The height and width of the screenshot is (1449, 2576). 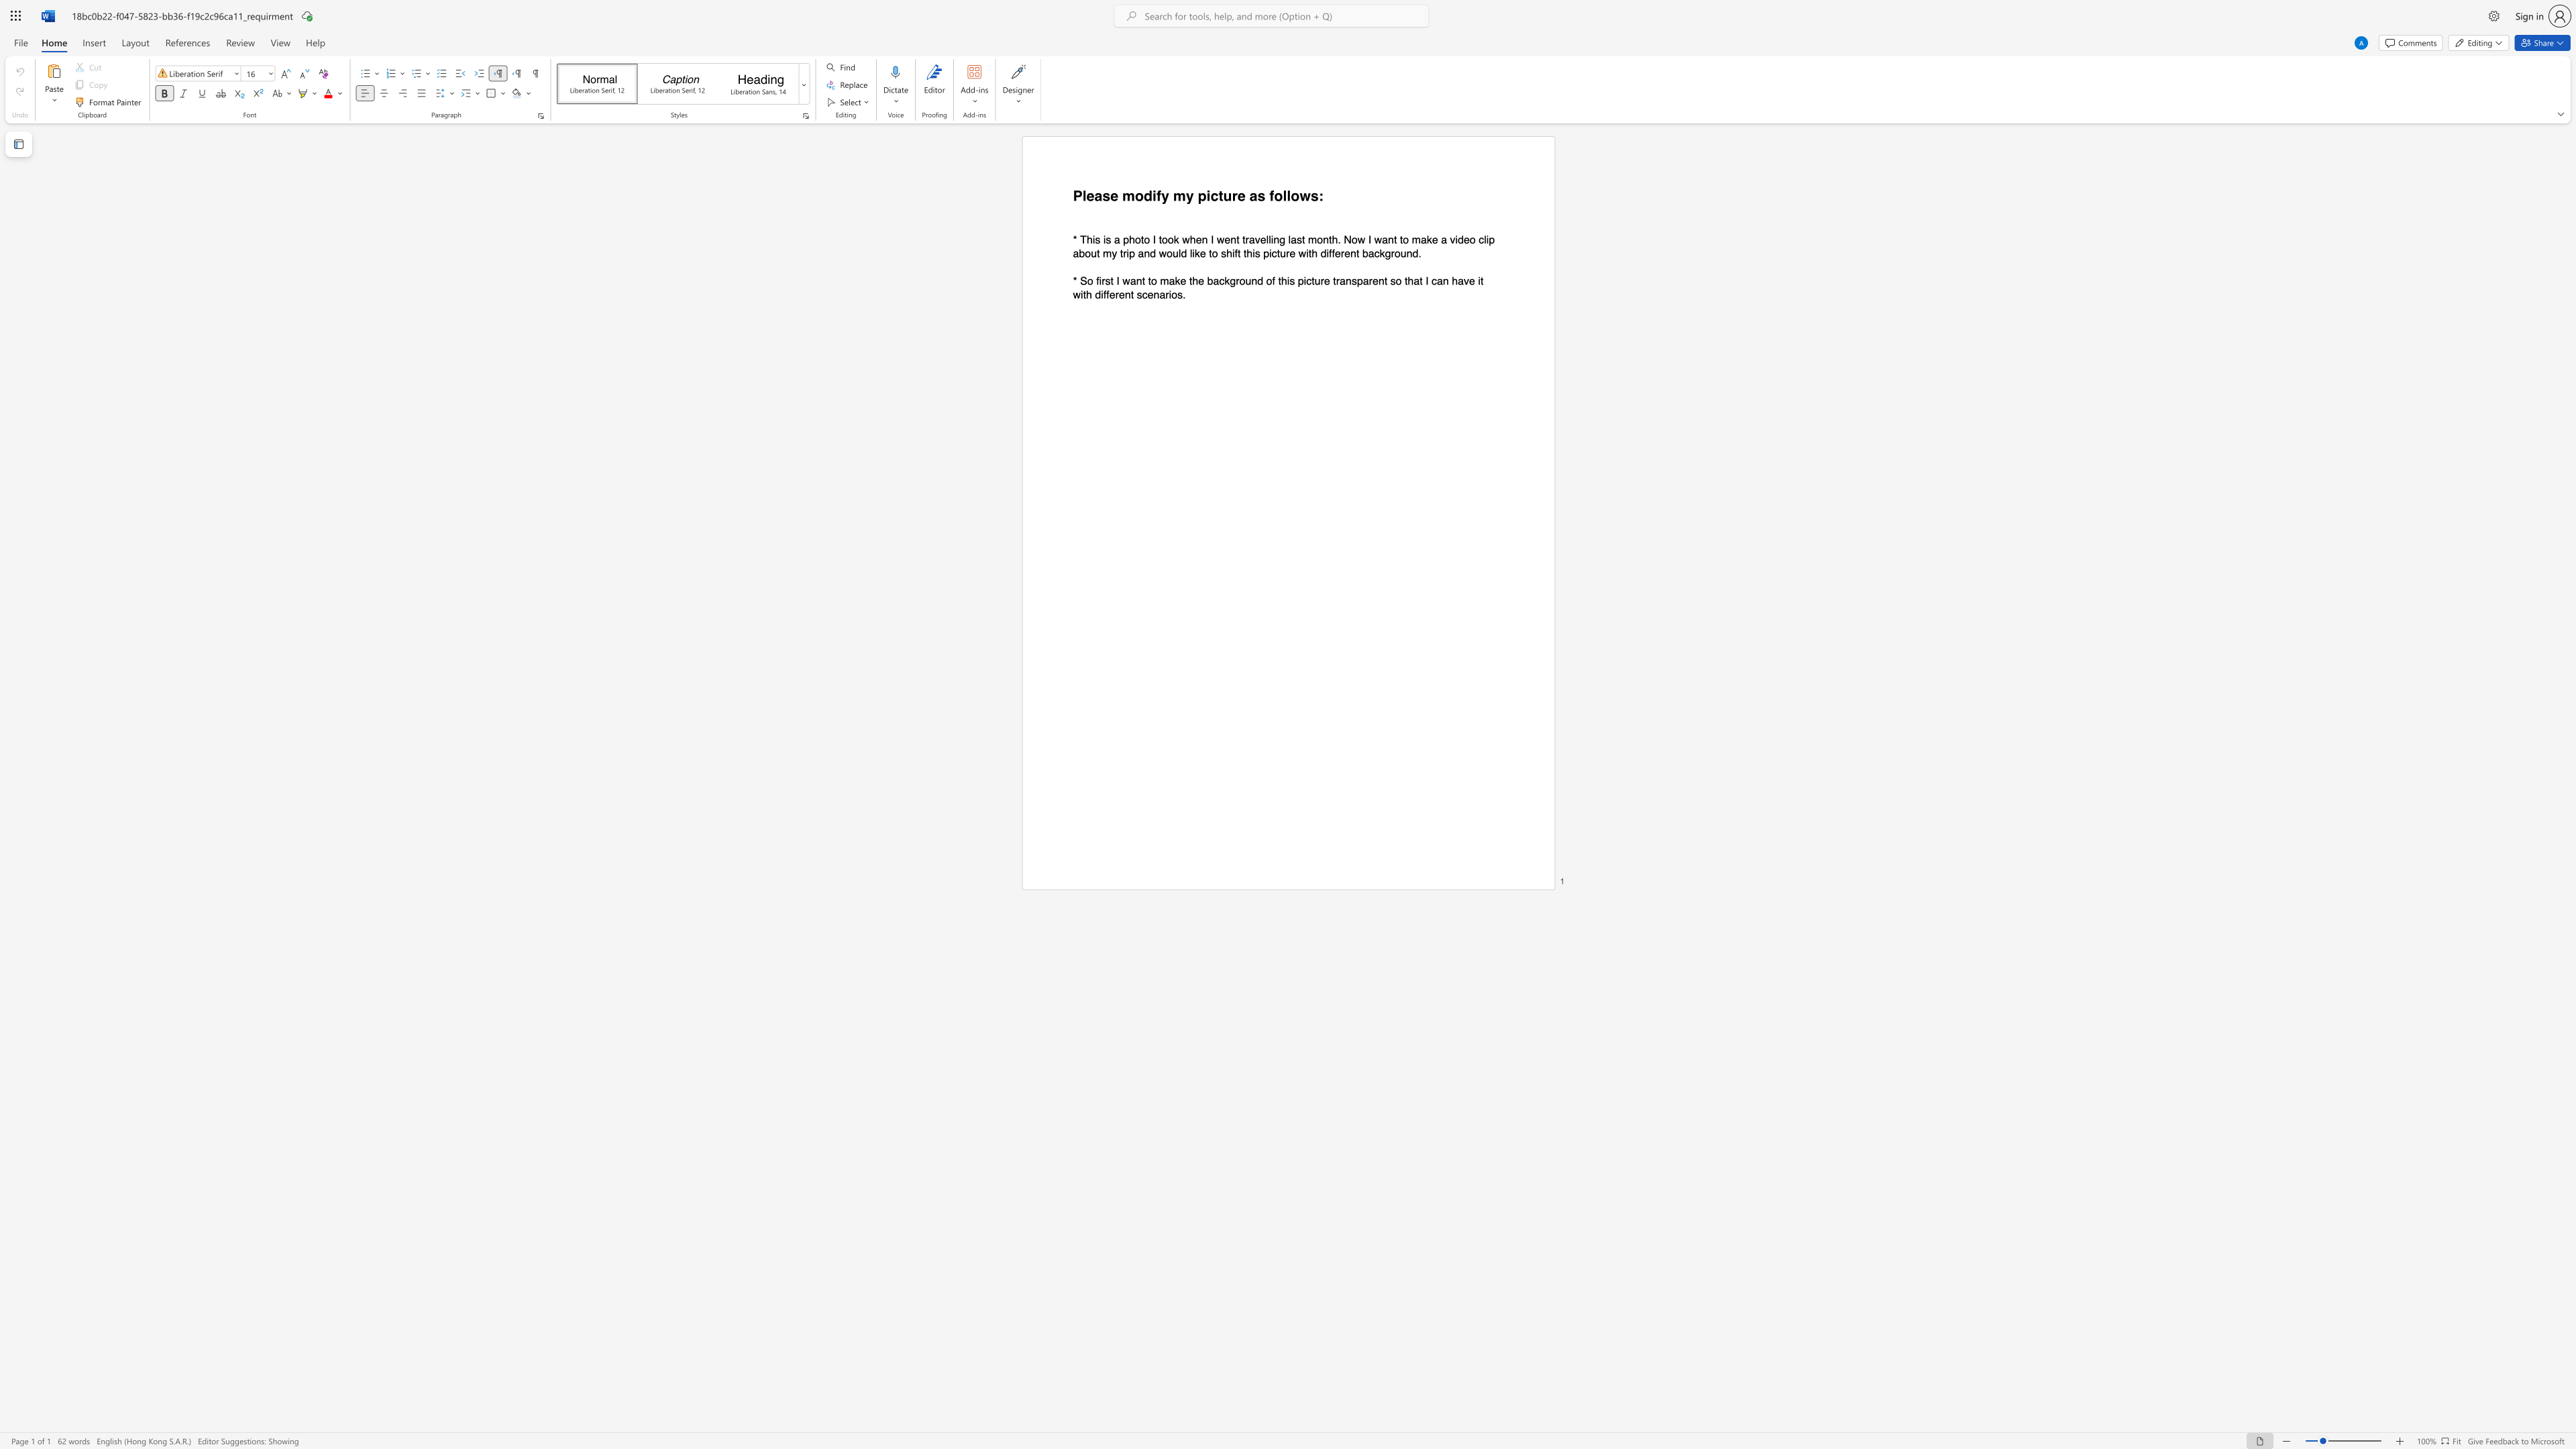 What do you see at coordinates (1237, 279) in the screenshot?
I see `the 2th character "r" in the text` at bounding box center [1237, 279].